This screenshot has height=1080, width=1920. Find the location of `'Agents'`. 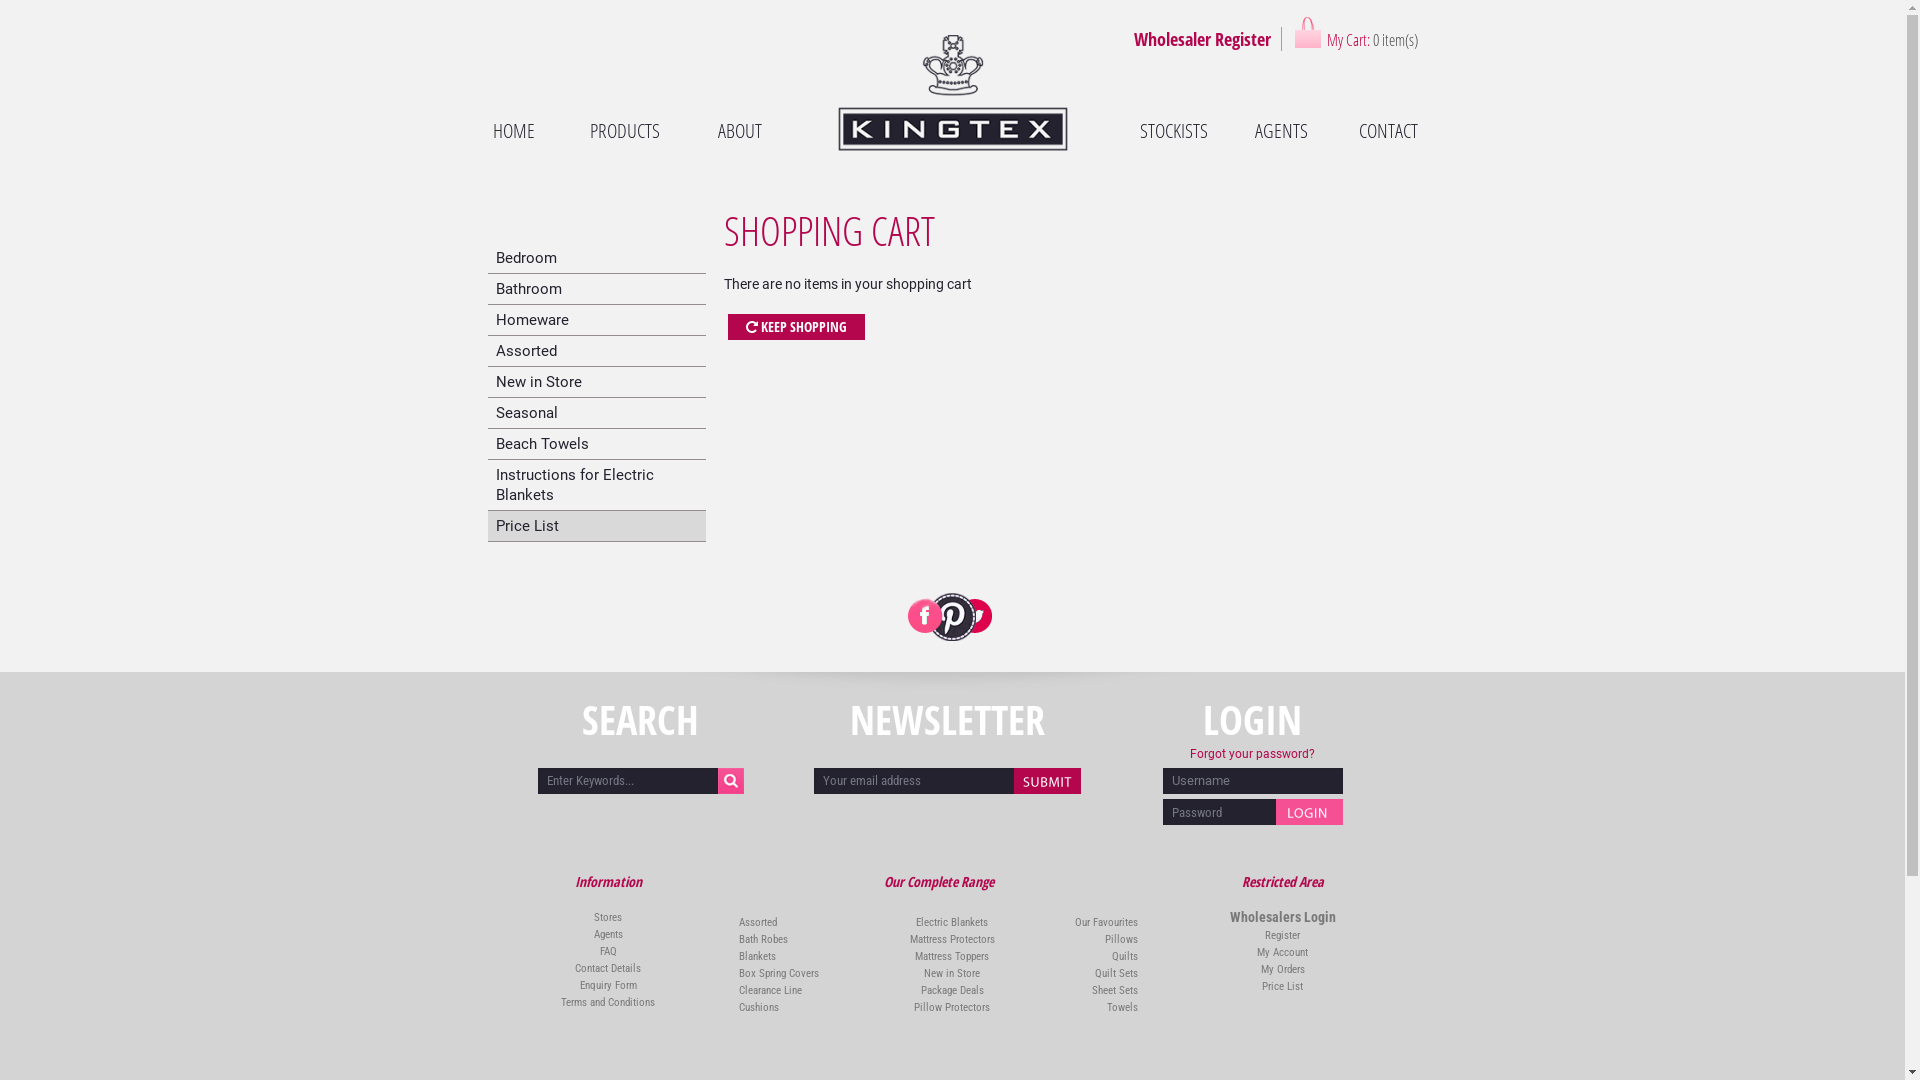

'Agents' is located at coordinates (607, 934).